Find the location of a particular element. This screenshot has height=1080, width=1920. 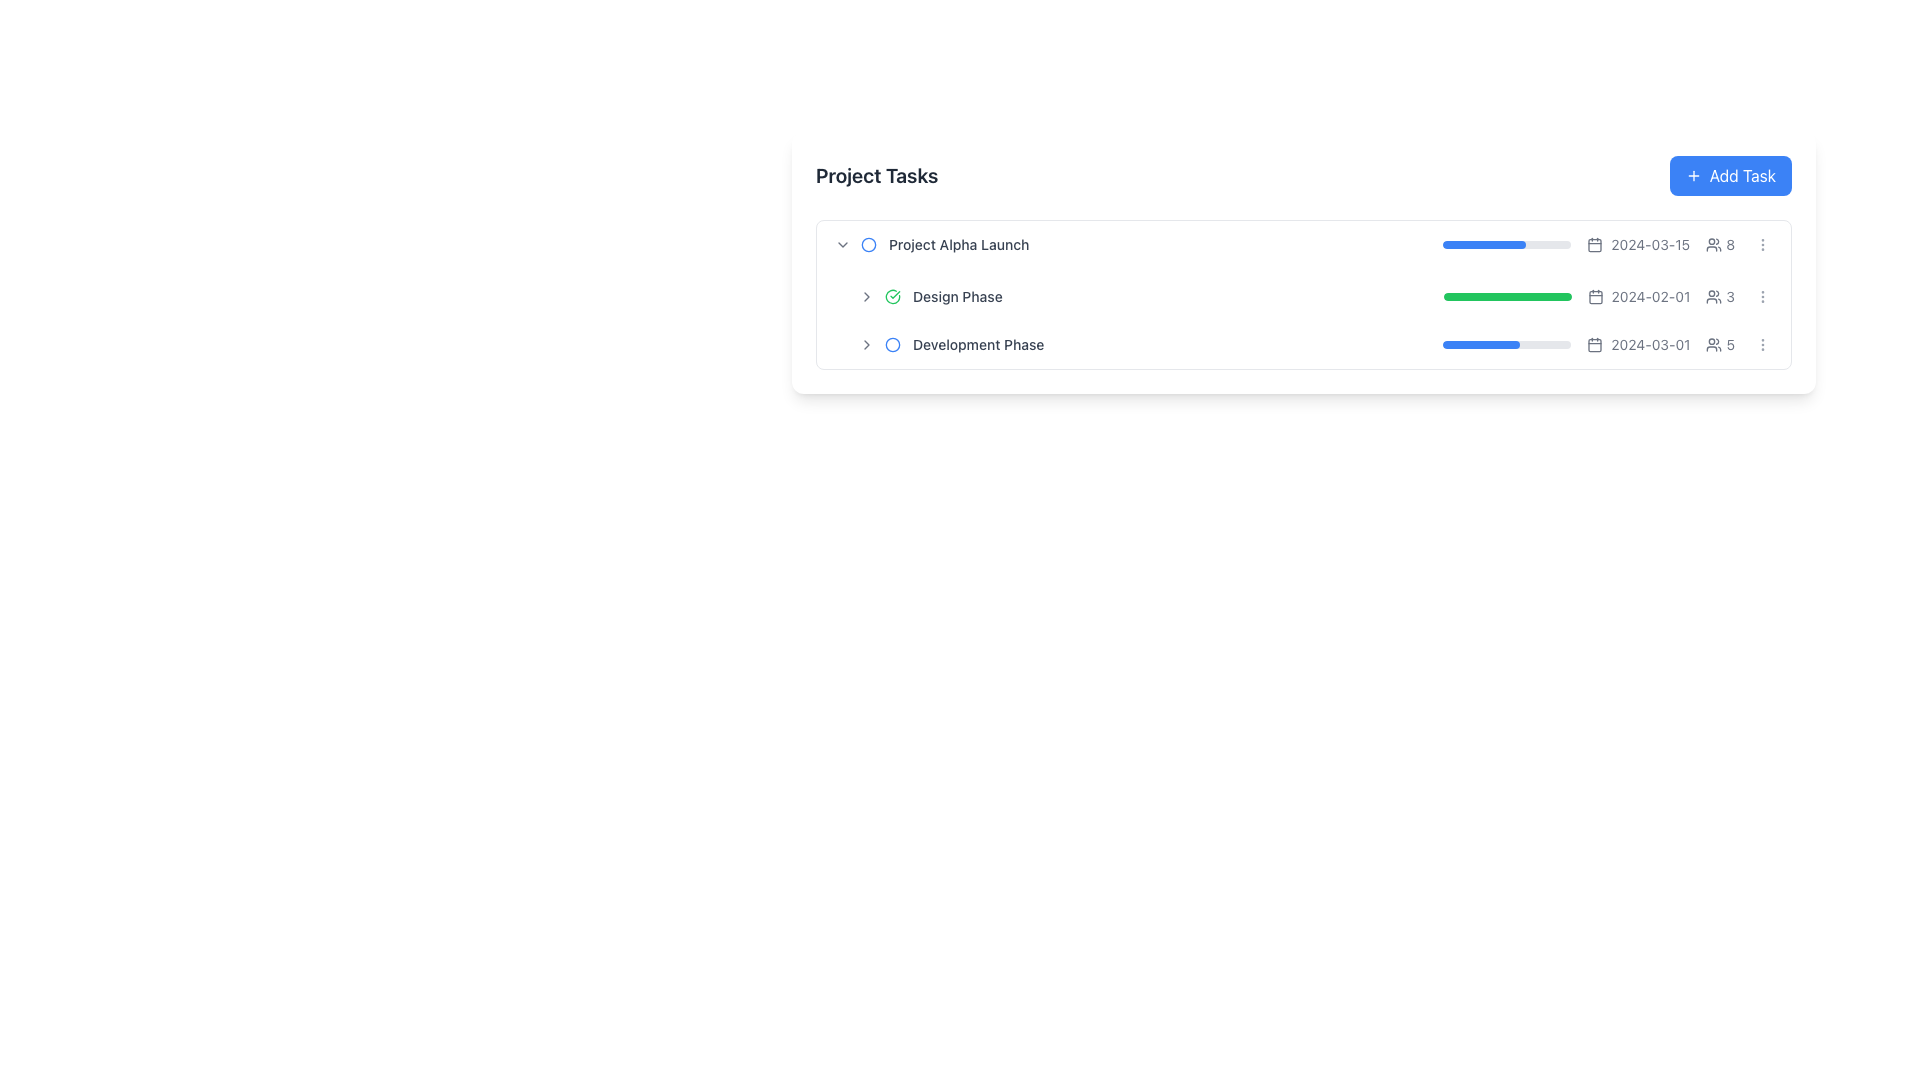

the progress bar indicating the completion of the task for '2024-03-15', located in the right section of the task row is located at coordinates (1507, 244).